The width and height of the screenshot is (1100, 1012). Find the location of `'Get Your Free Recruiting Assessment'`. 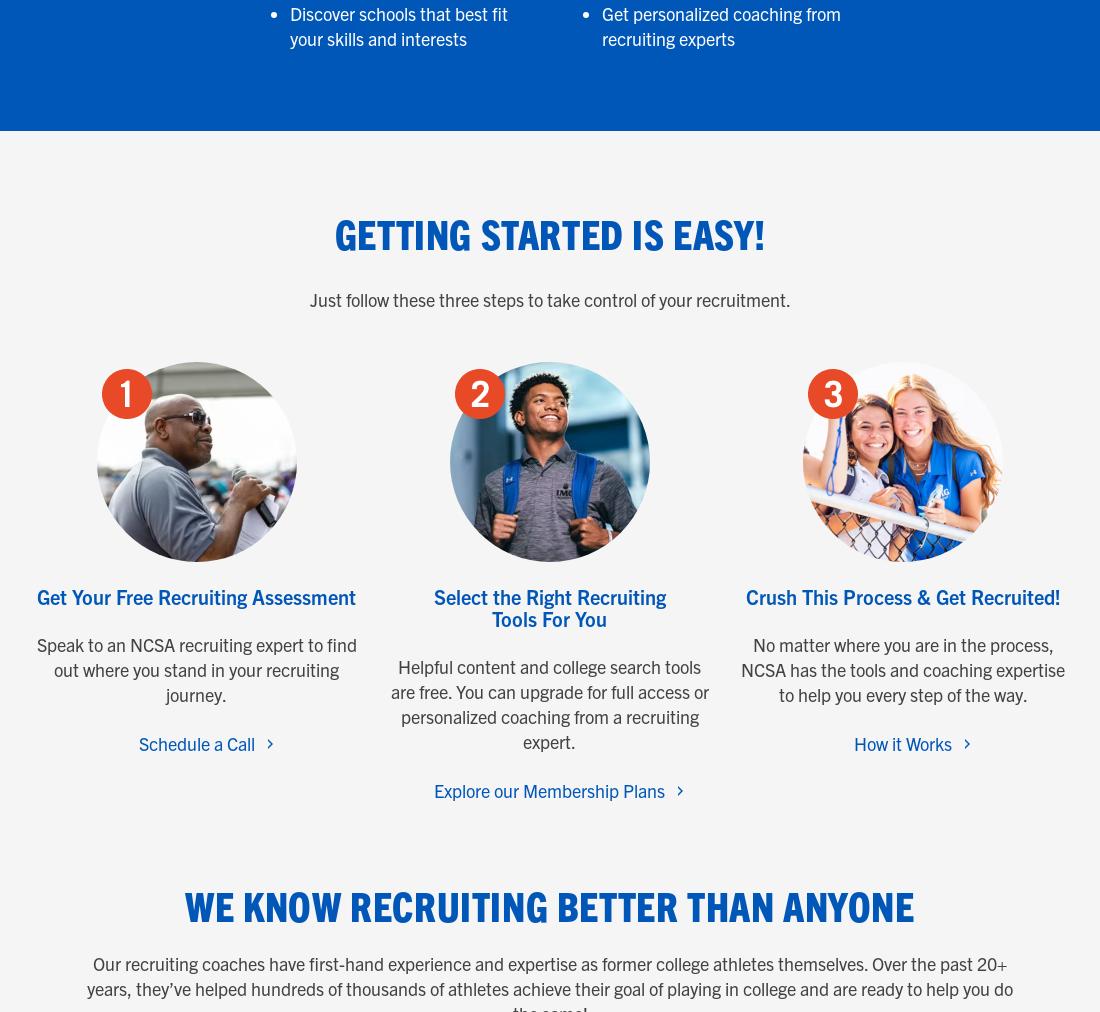

'Get Your Free Recruiting Assessment' is located at coordinates (195, 595).